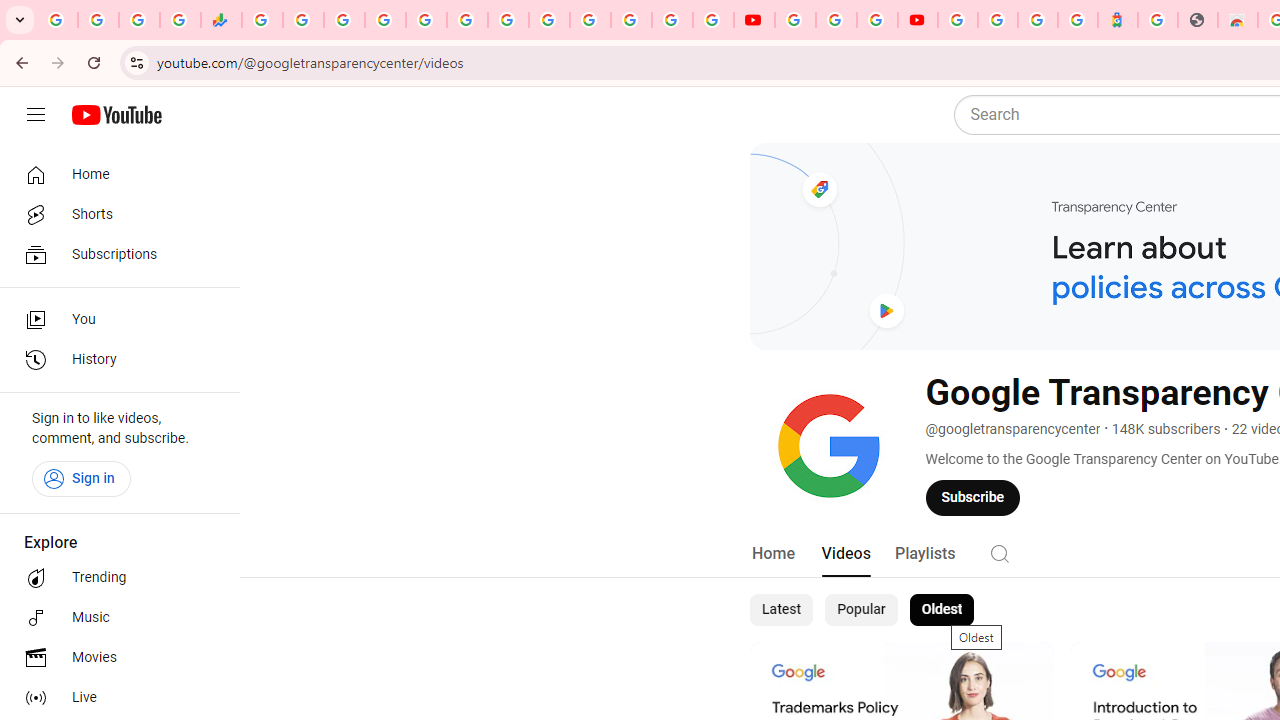  Describe the element at coordinates (836, 20) in the screenshot. I see `'Google Account Help'` at that location.